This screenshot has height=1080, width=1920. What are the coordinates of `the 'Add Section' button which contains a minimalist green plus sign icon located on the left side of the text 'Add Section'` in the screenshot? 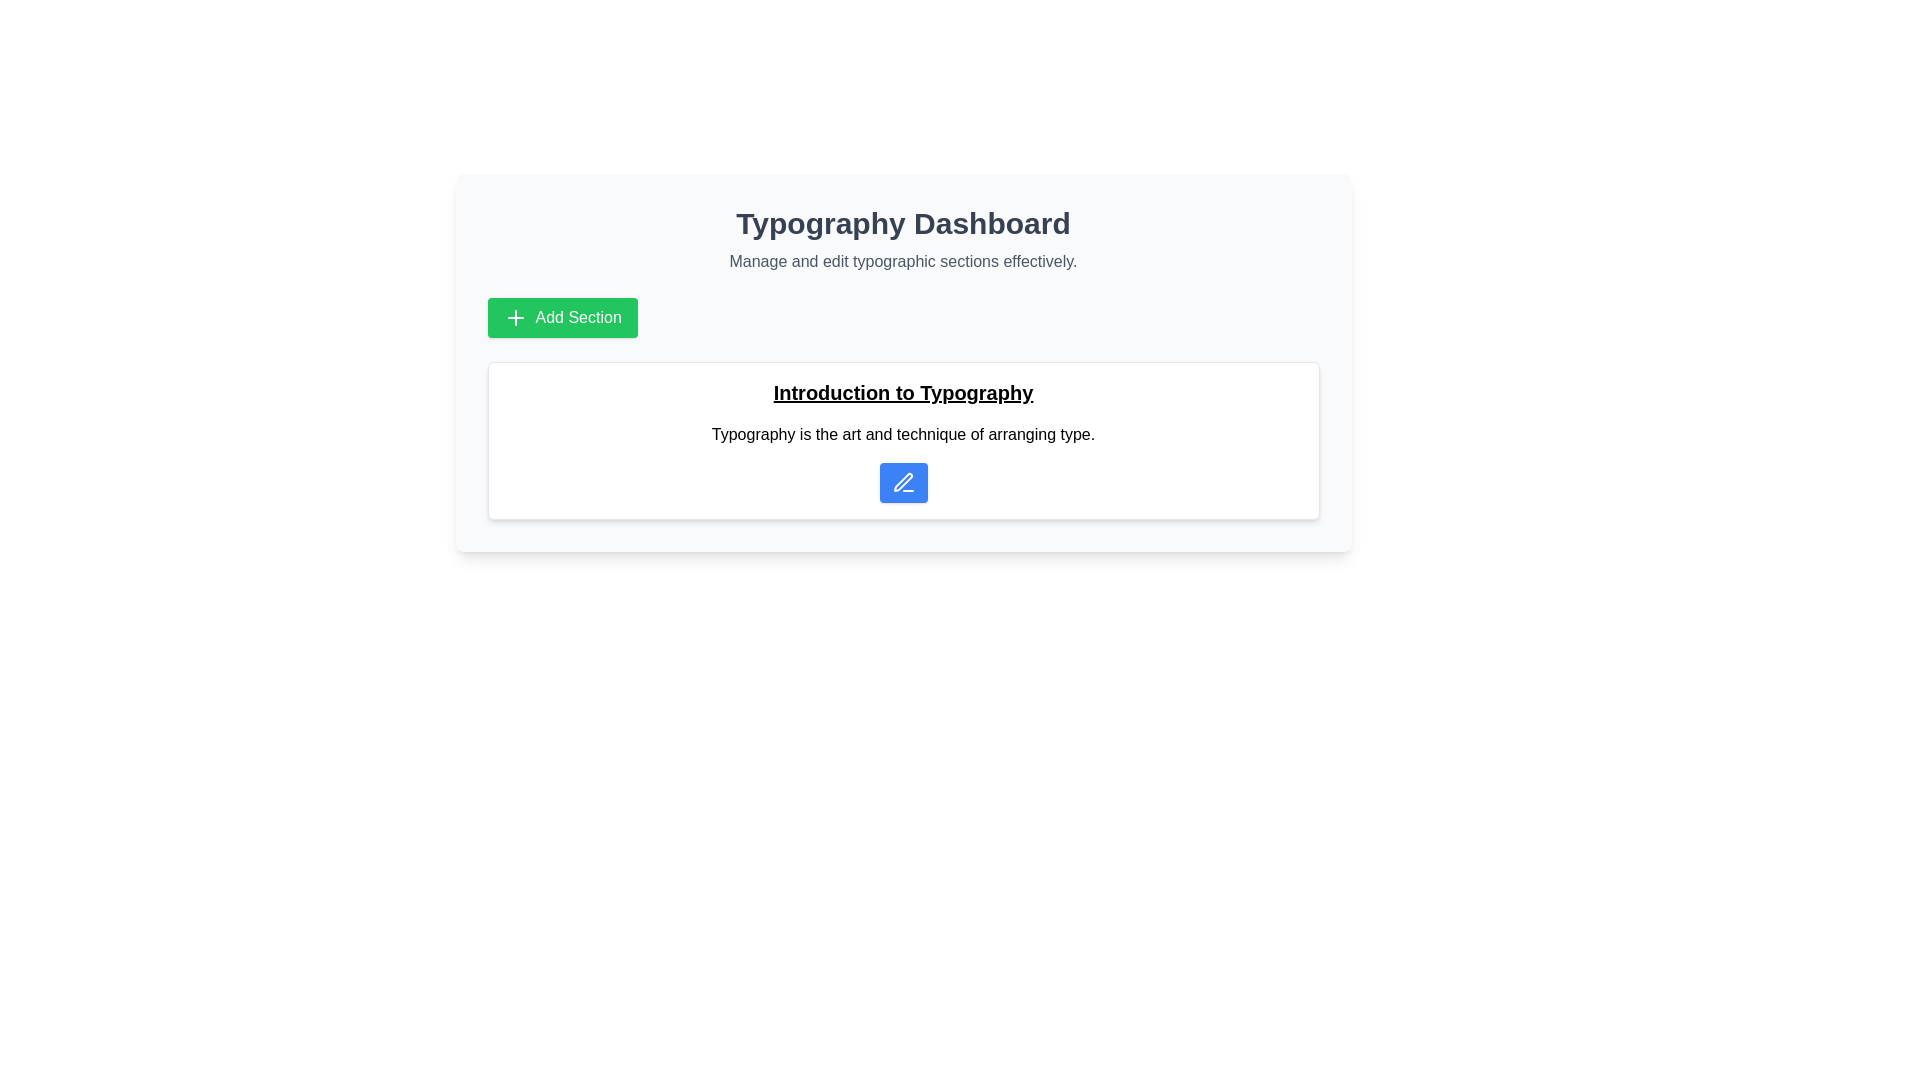 It's located at (515, 316).